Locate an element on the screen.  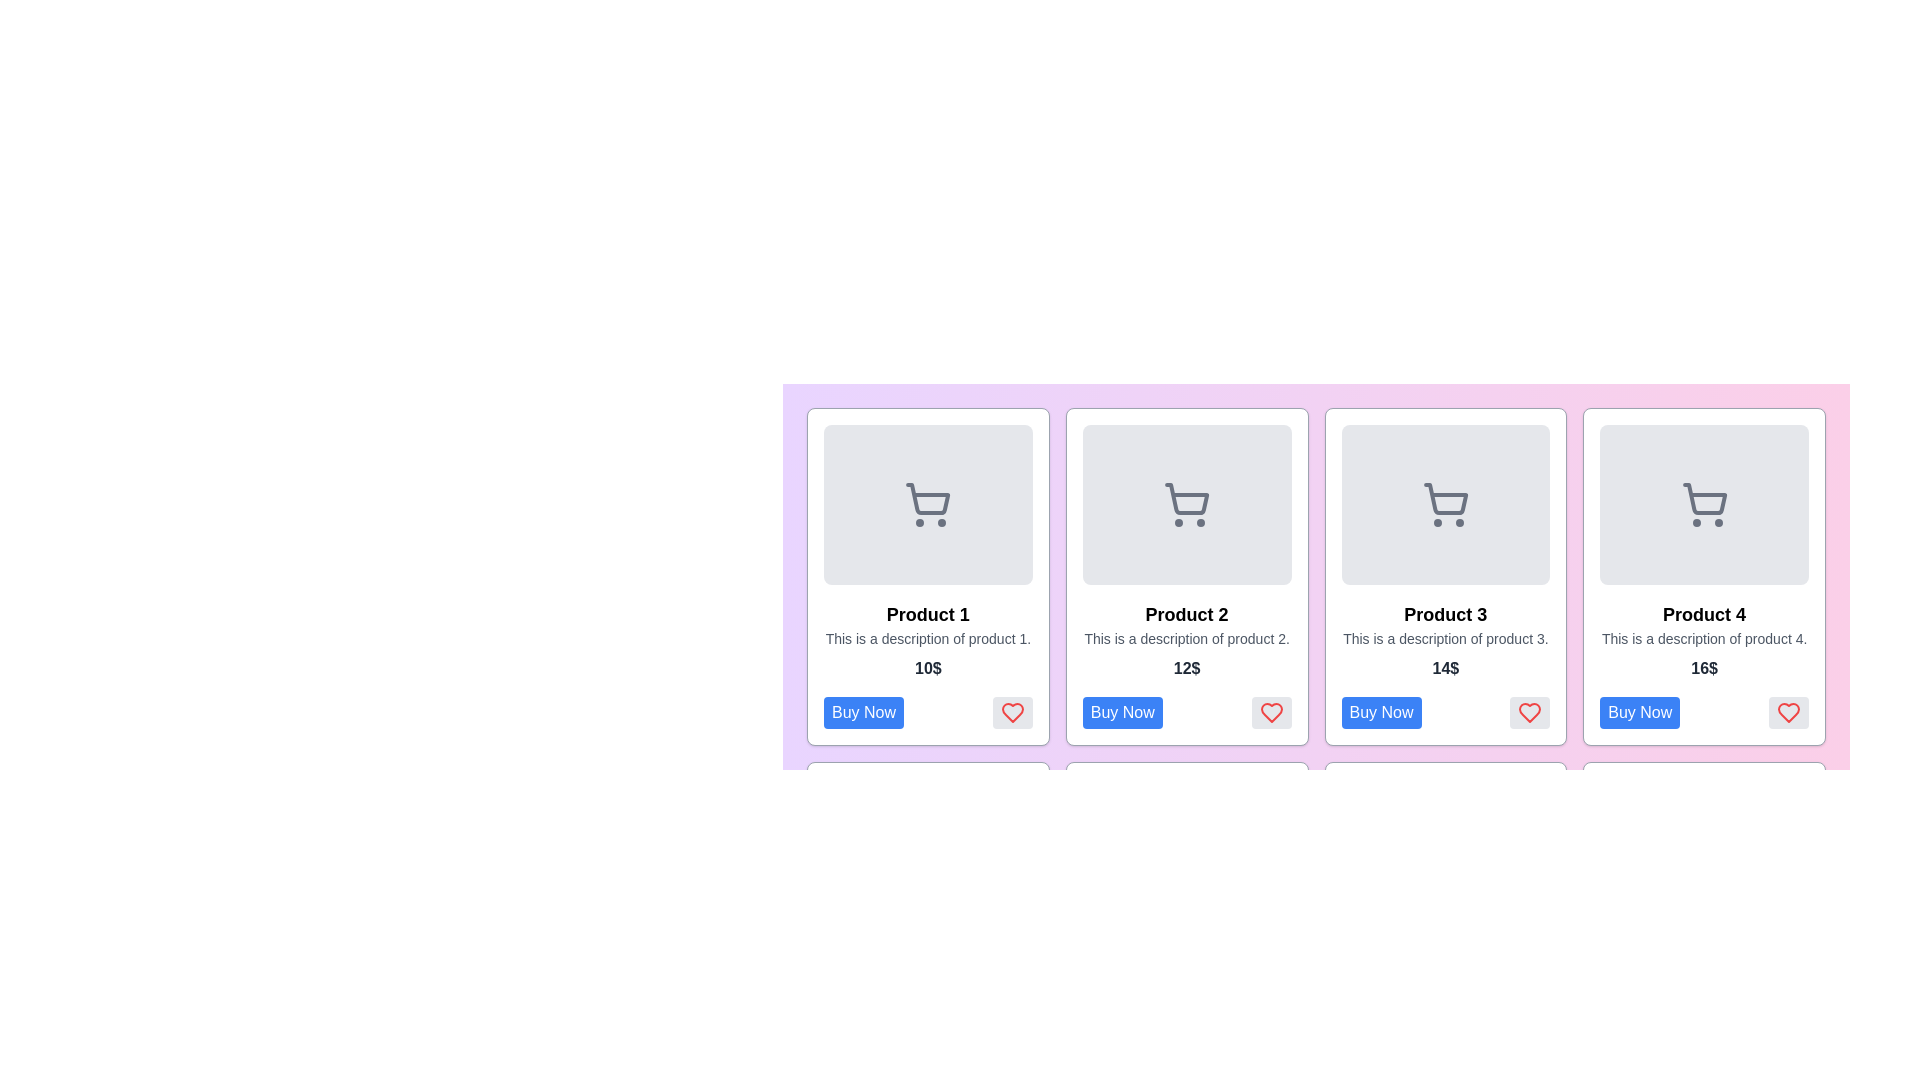
the text description element located in the fourth product card from the left, positioned below the product title 'Product 4' and above the price '16$' is located at coordinates (1703, 639).